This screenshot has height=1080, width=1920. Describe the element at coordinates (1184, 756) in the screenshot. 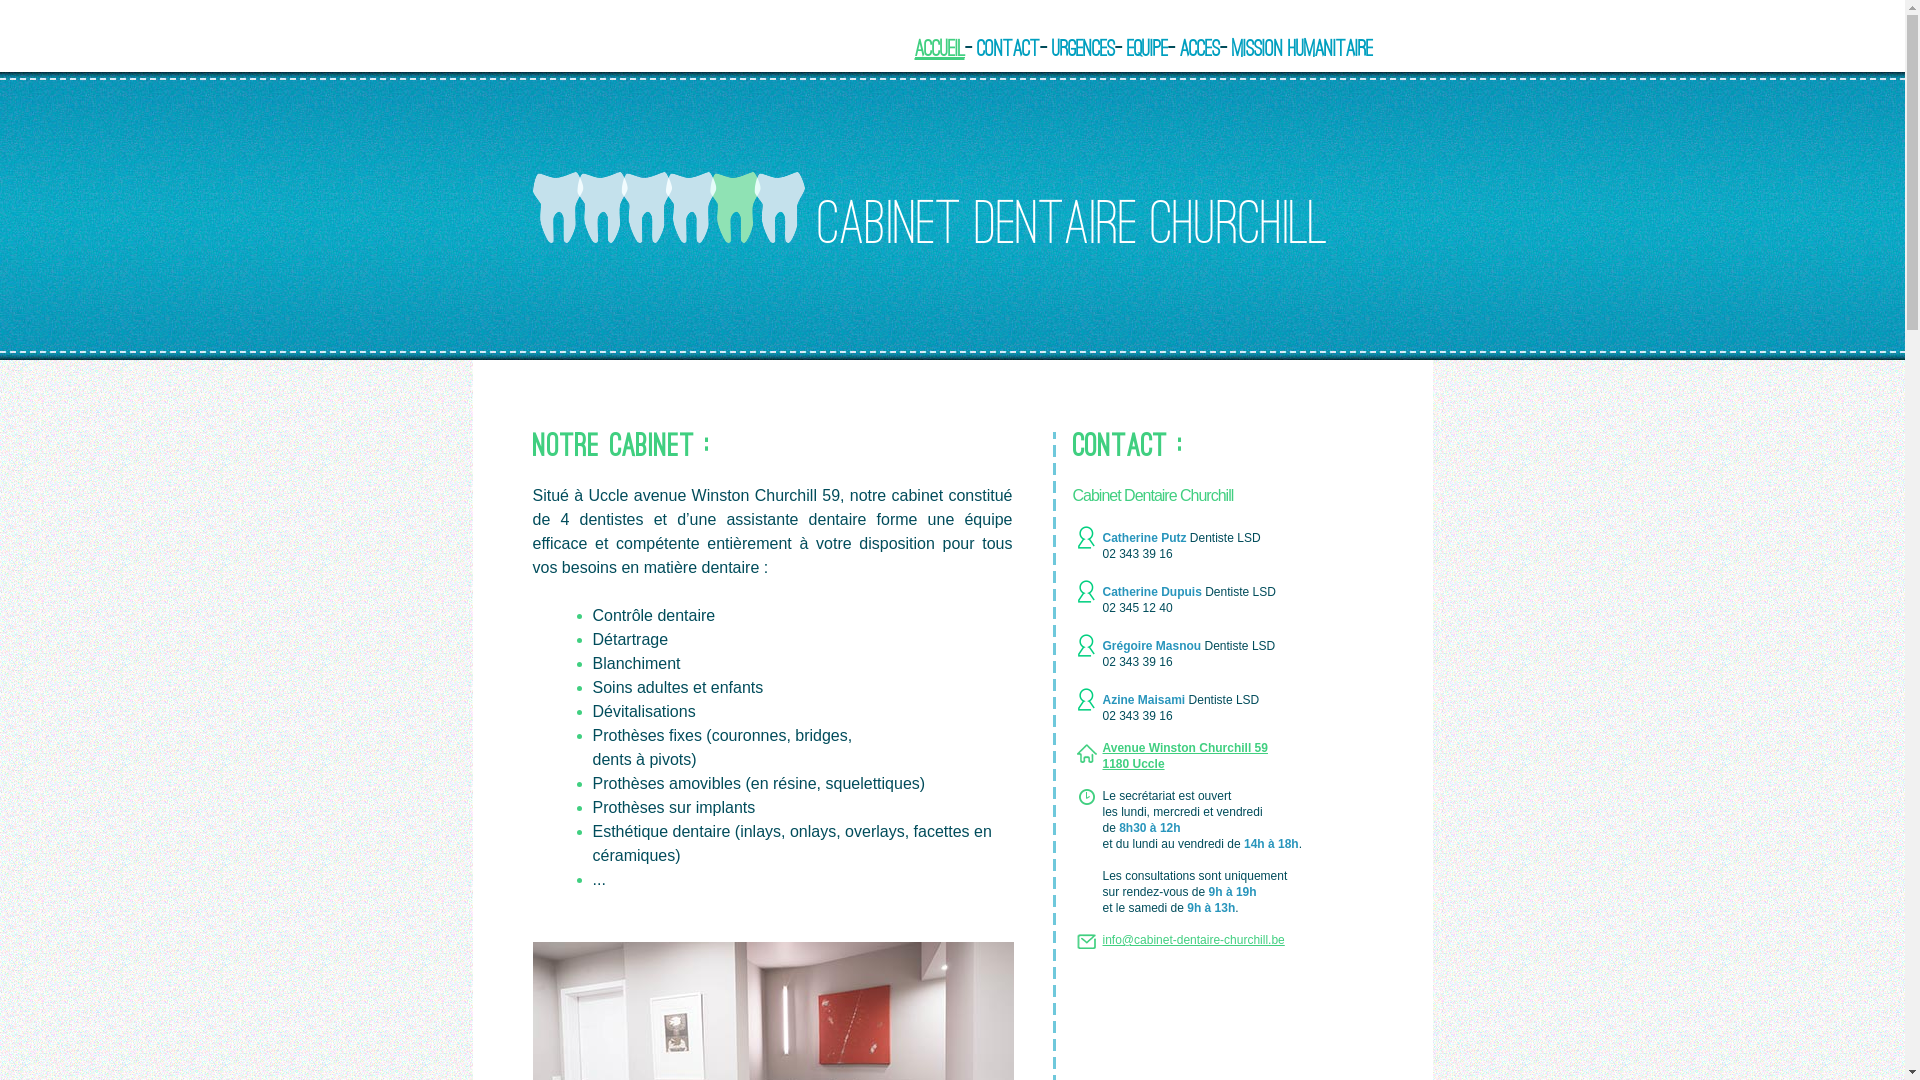

I see `'Avenue Winston Churchill 59` at that location.